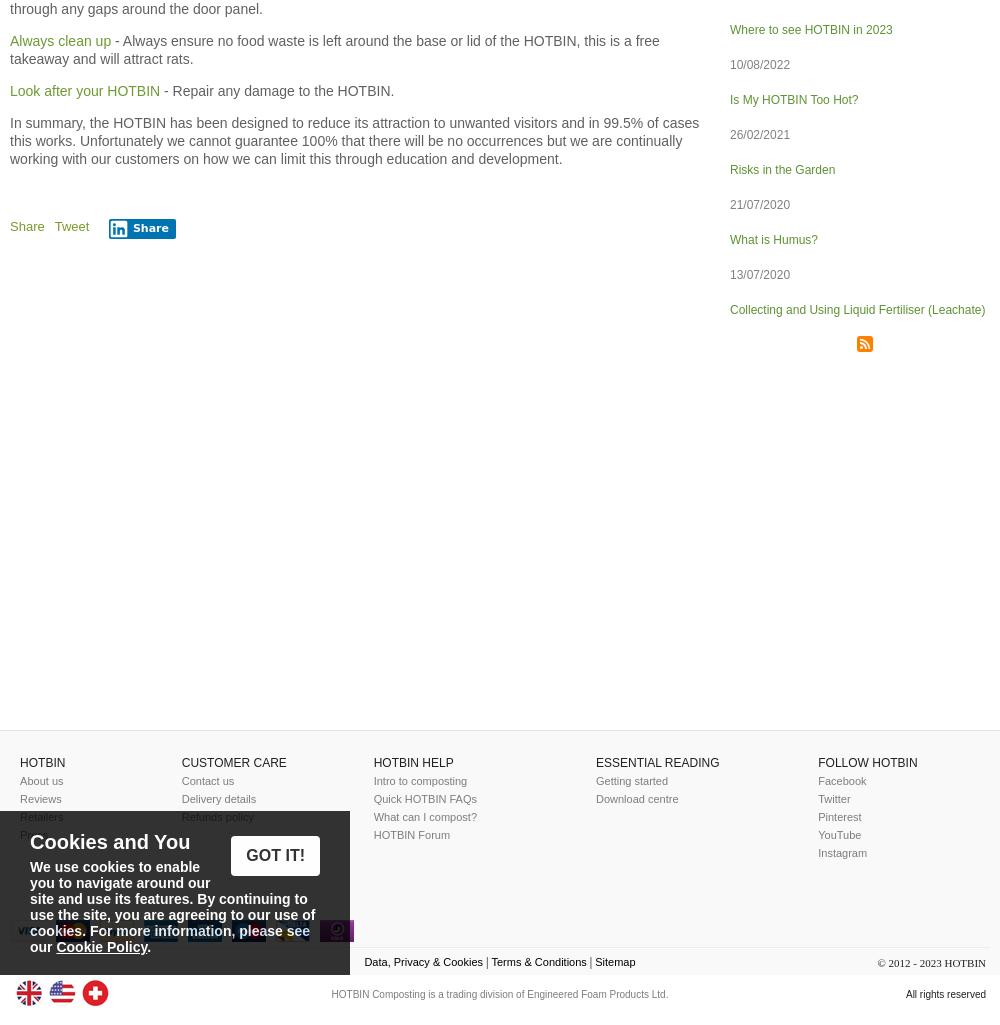  Describe the element at coordinates (20, 797) in the screenshot. I see `'Reviews'` at that location.